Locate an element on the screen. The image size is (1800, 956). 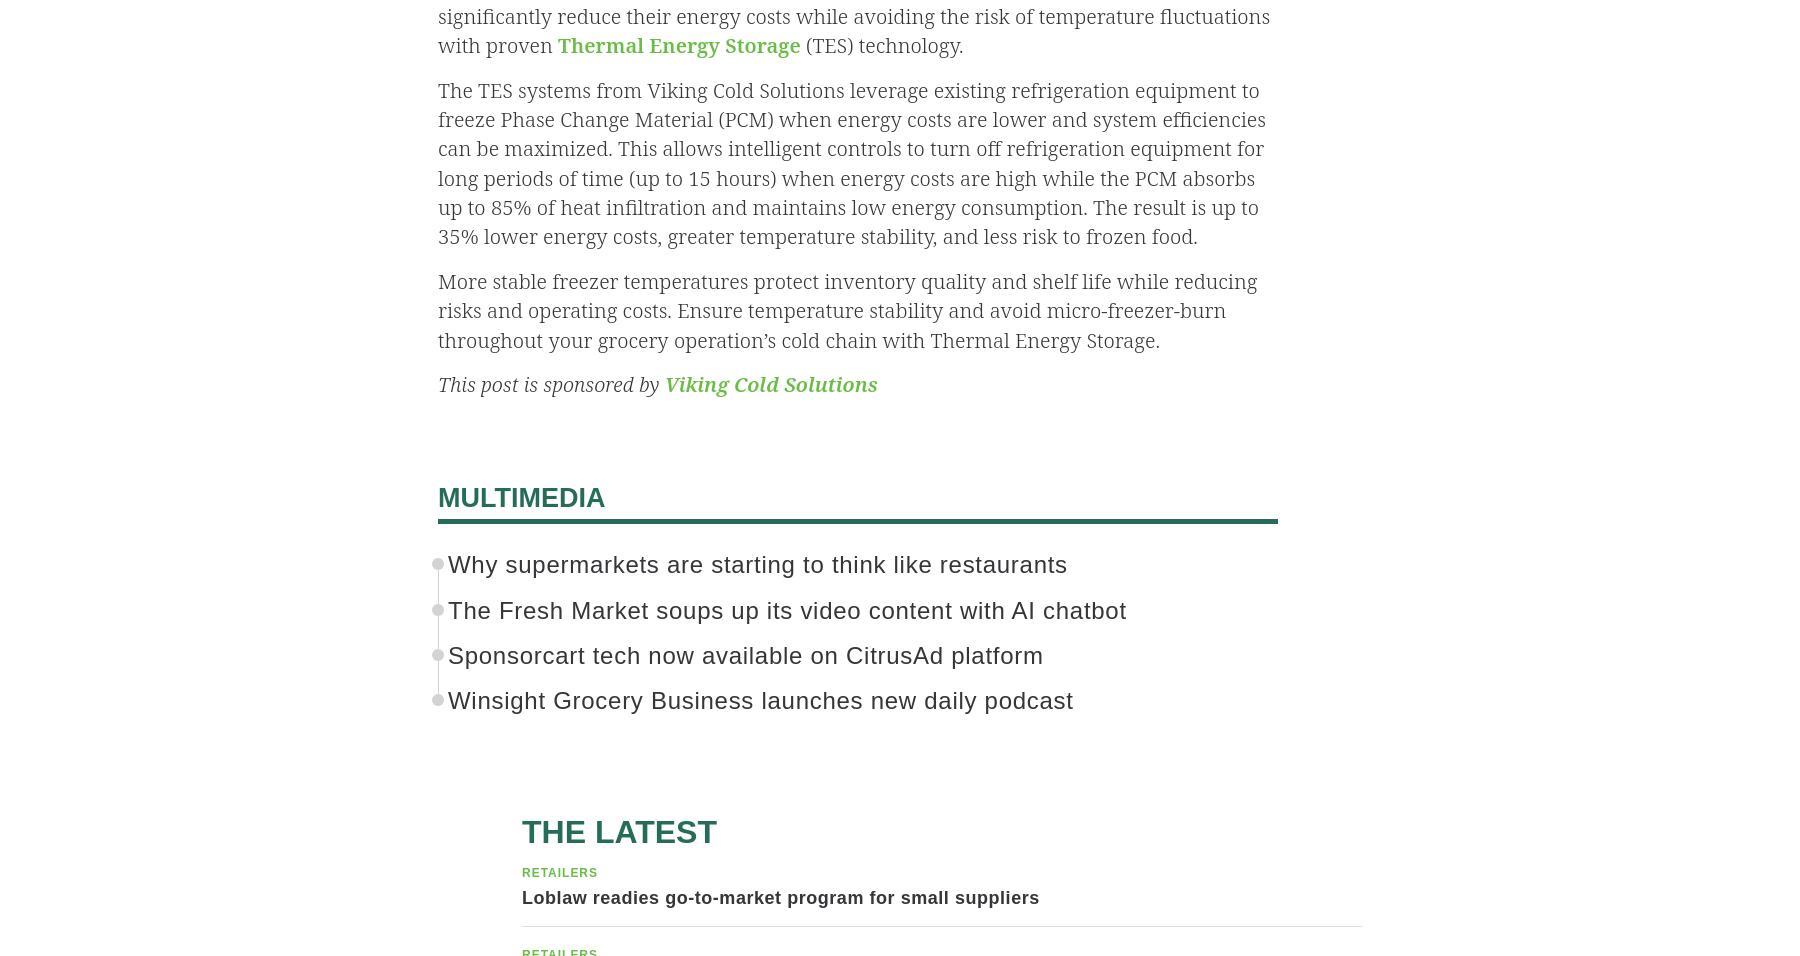
'This post is sponsored by' is located at coordinates (437, 384).